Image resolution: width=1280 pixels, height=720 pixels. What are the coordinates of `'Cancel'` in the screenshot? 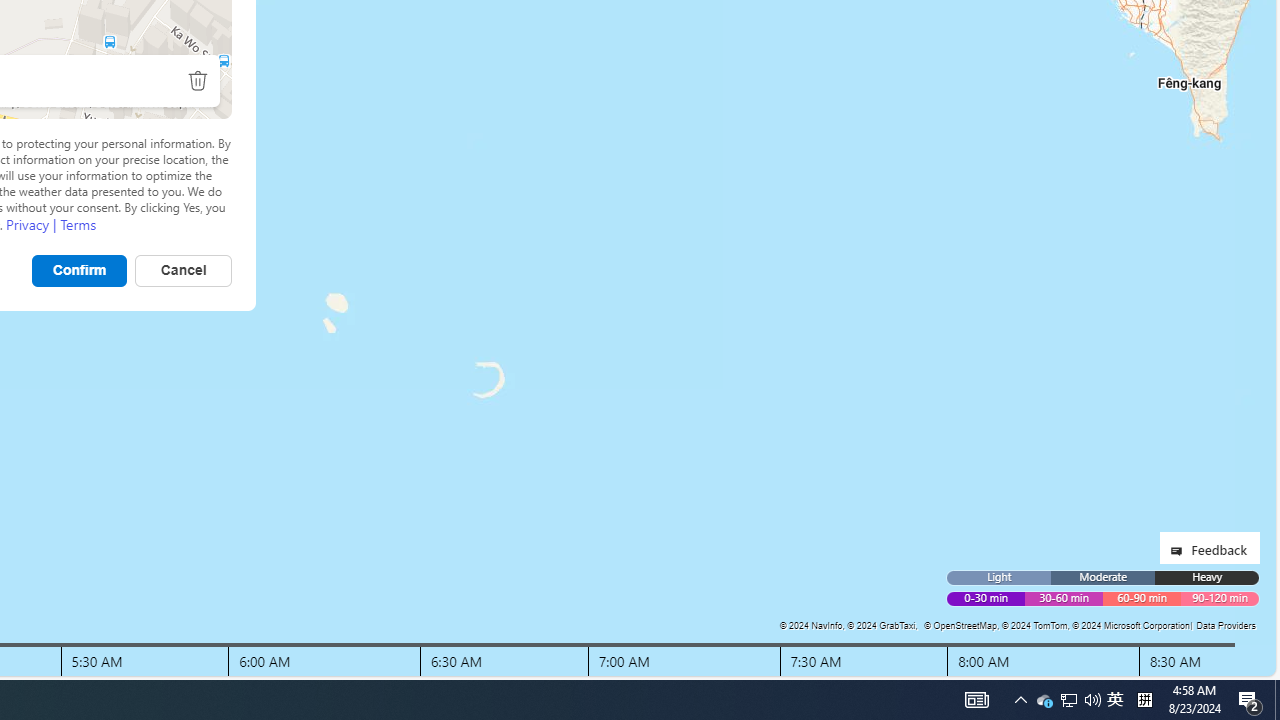 It's located at (183, 270).